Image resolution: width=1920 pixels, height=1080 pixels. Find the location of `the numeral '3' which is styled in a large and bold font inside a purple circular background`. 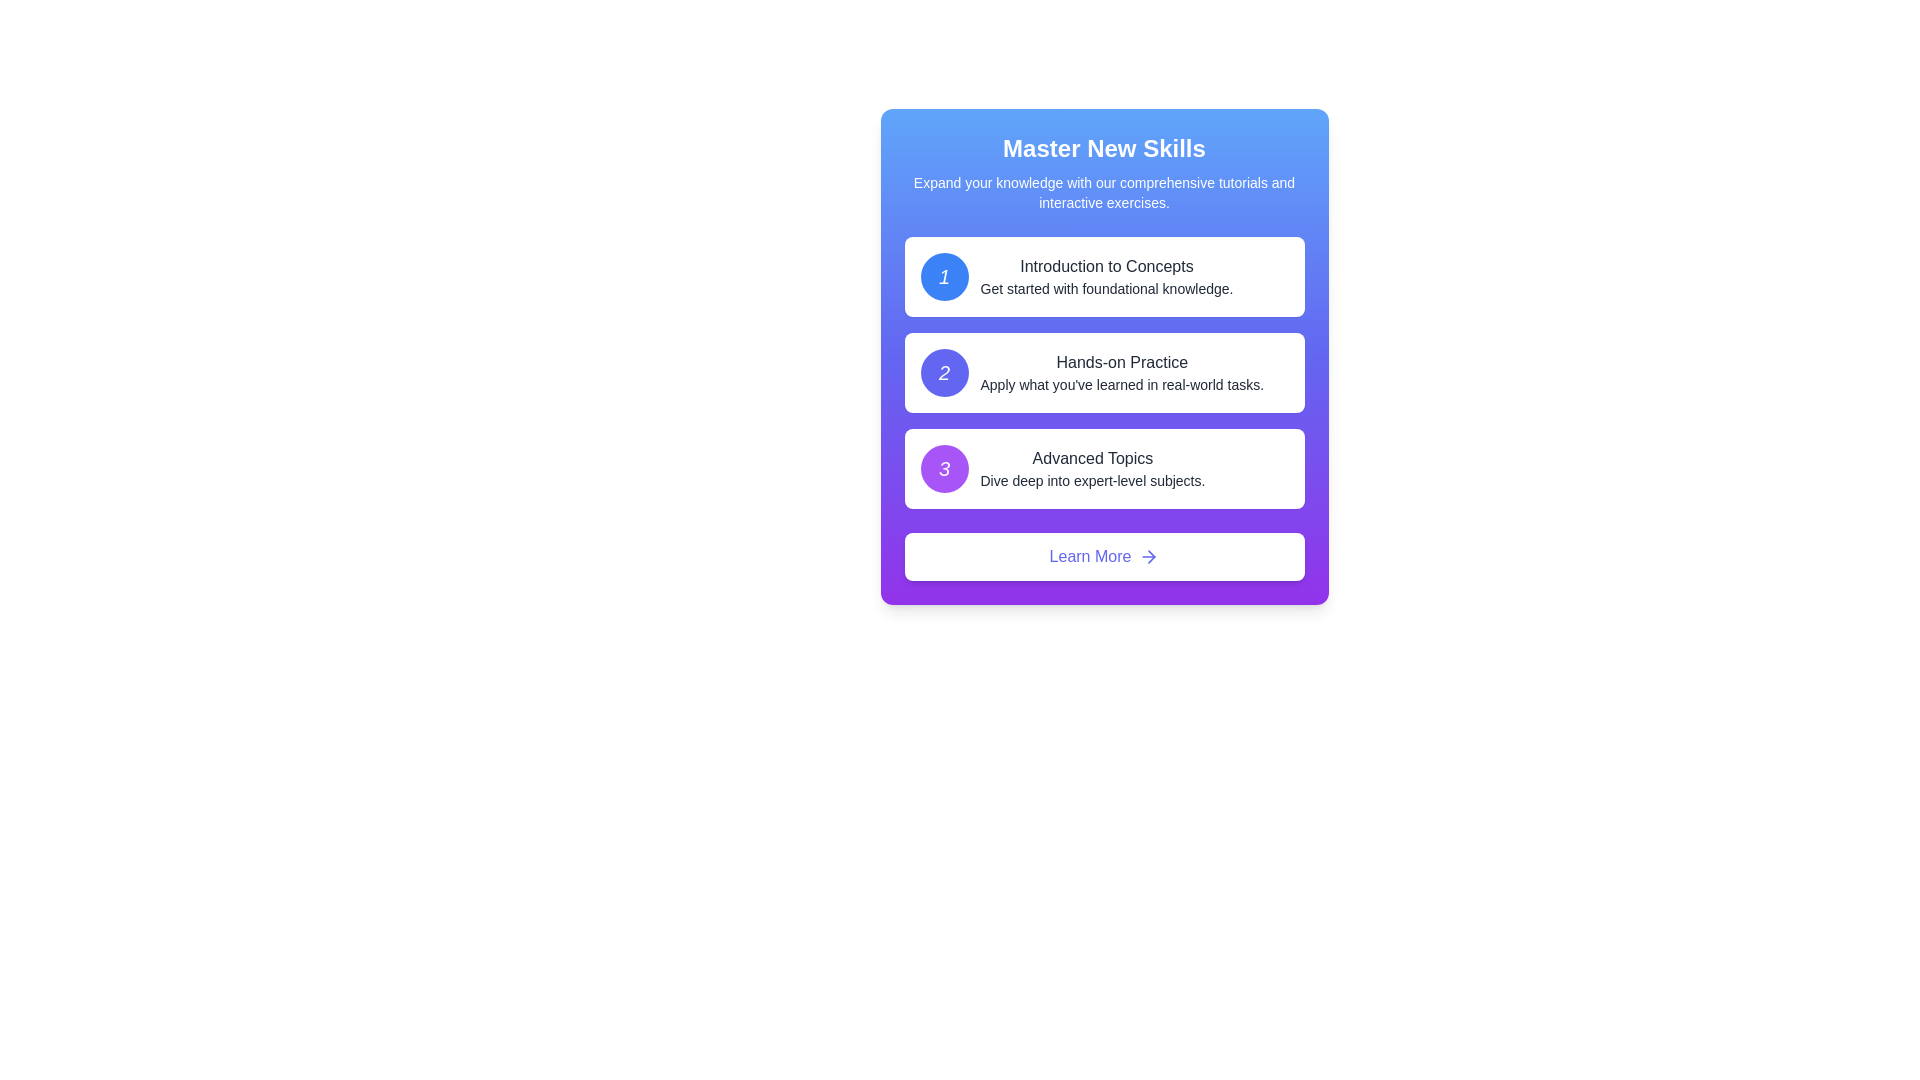

the numeral '3' which is styled in a large and bold font inside a purple circular background is located at coordinates (943, 469).